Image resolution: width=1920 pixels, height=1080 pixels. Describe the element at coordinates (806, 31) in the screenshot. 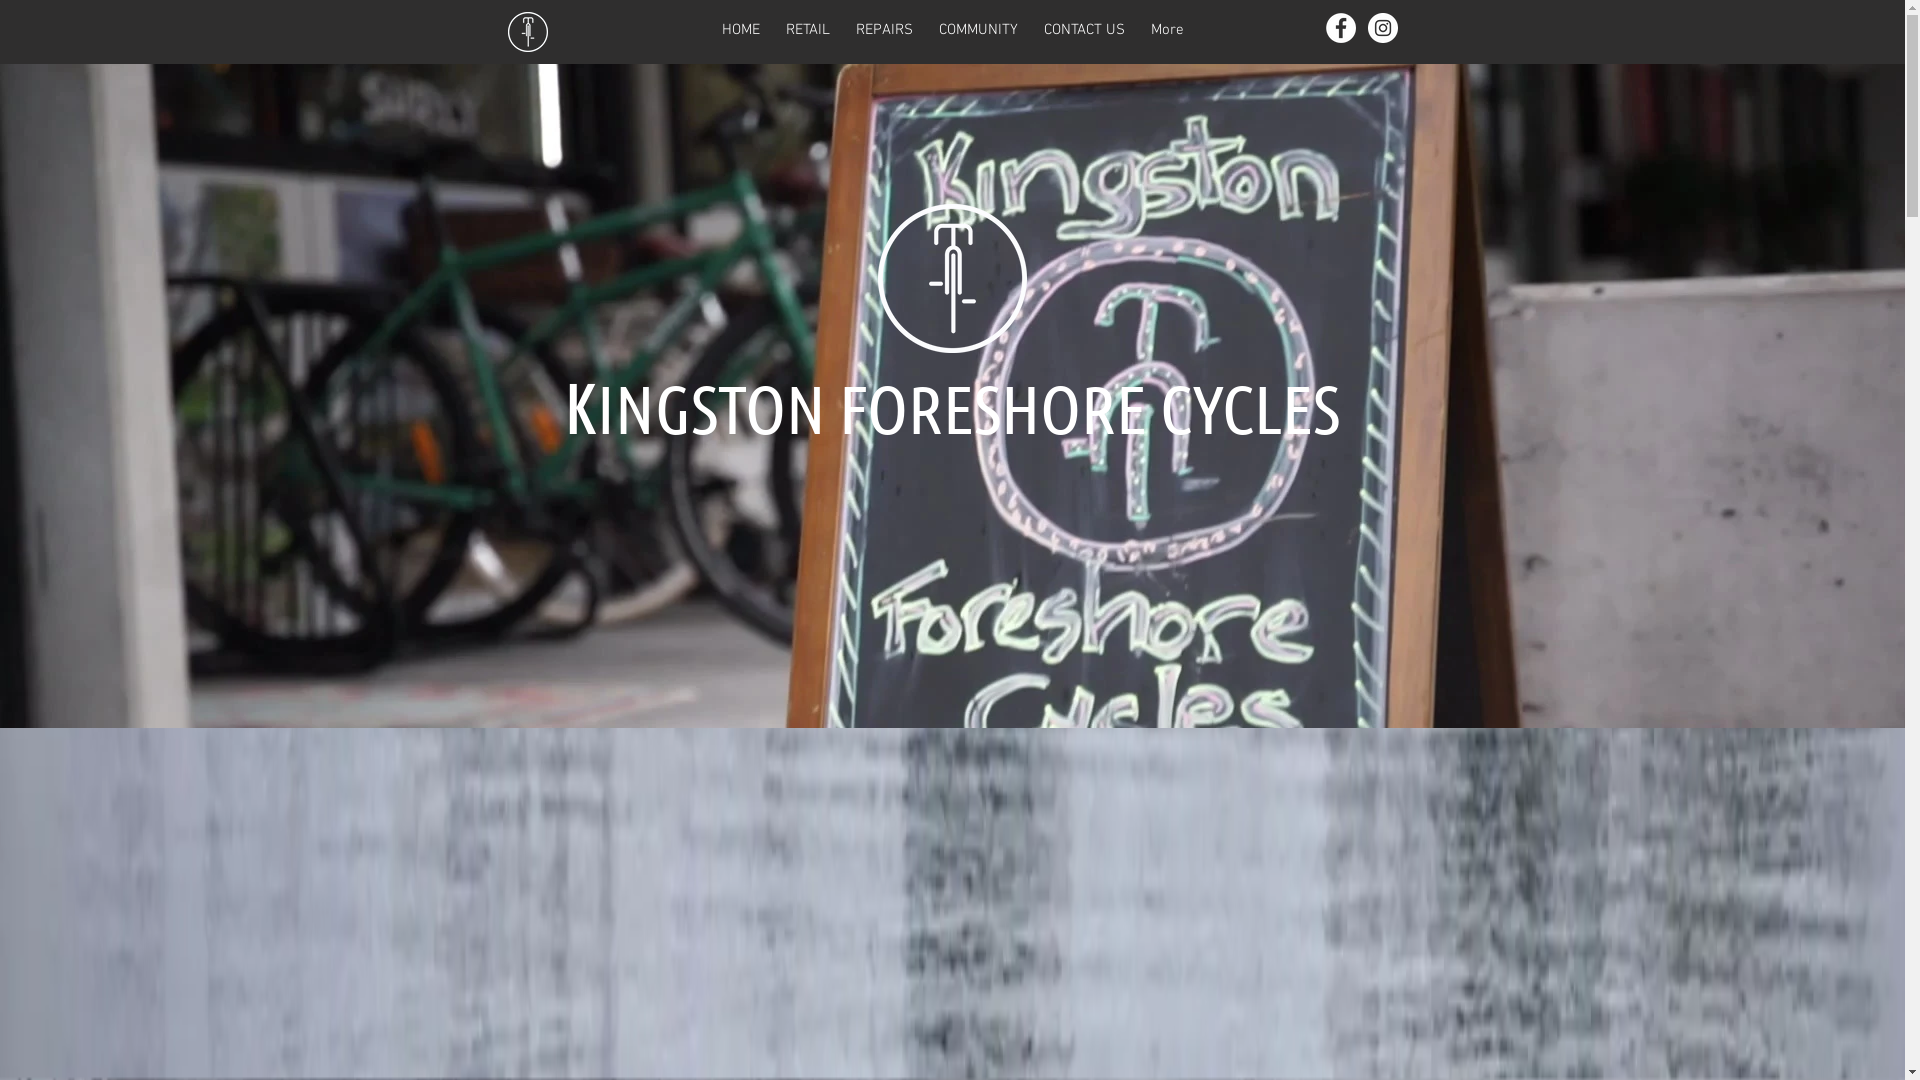

I see `'RETAIL'` at that location.